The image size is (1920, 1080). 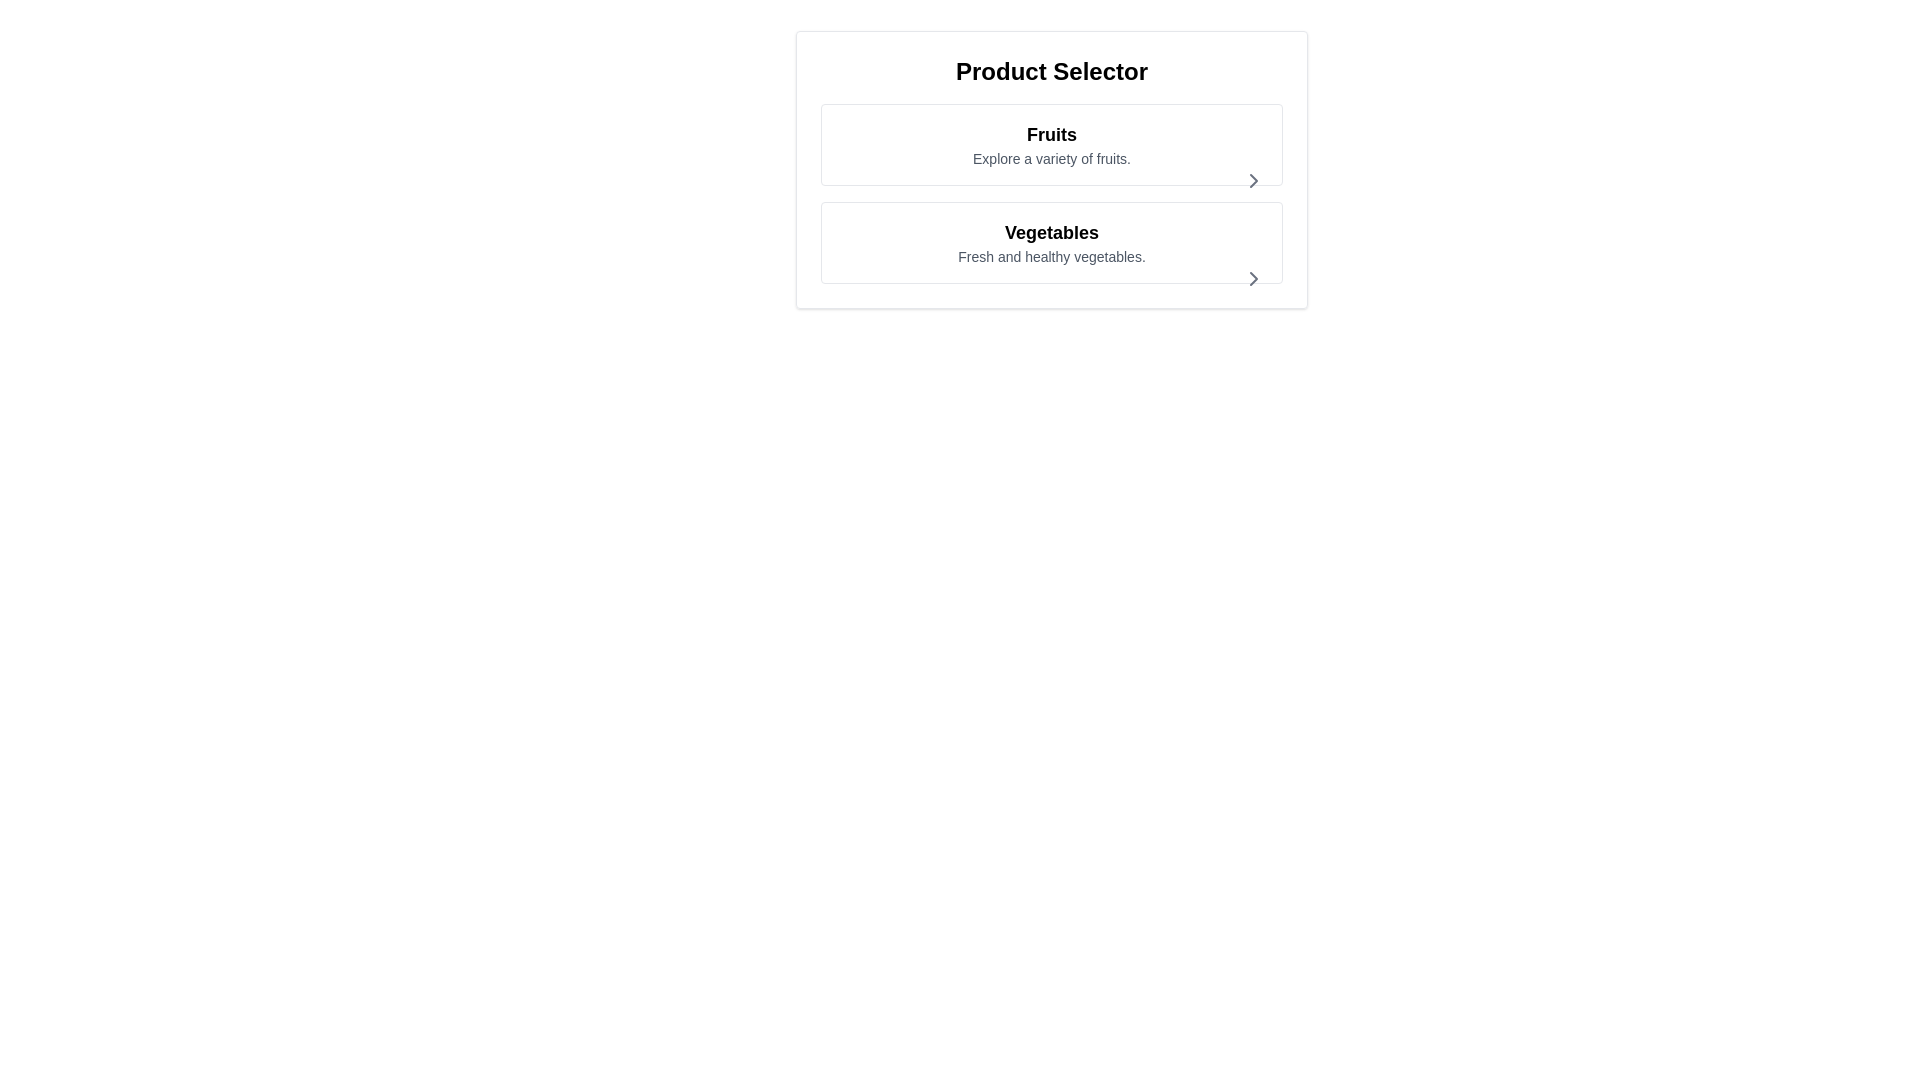 I want to click on the right-facing chevron icon located on the far right of the 'Vegetables' card in the 'Product Selector' section, so click(x=1252, y=278).